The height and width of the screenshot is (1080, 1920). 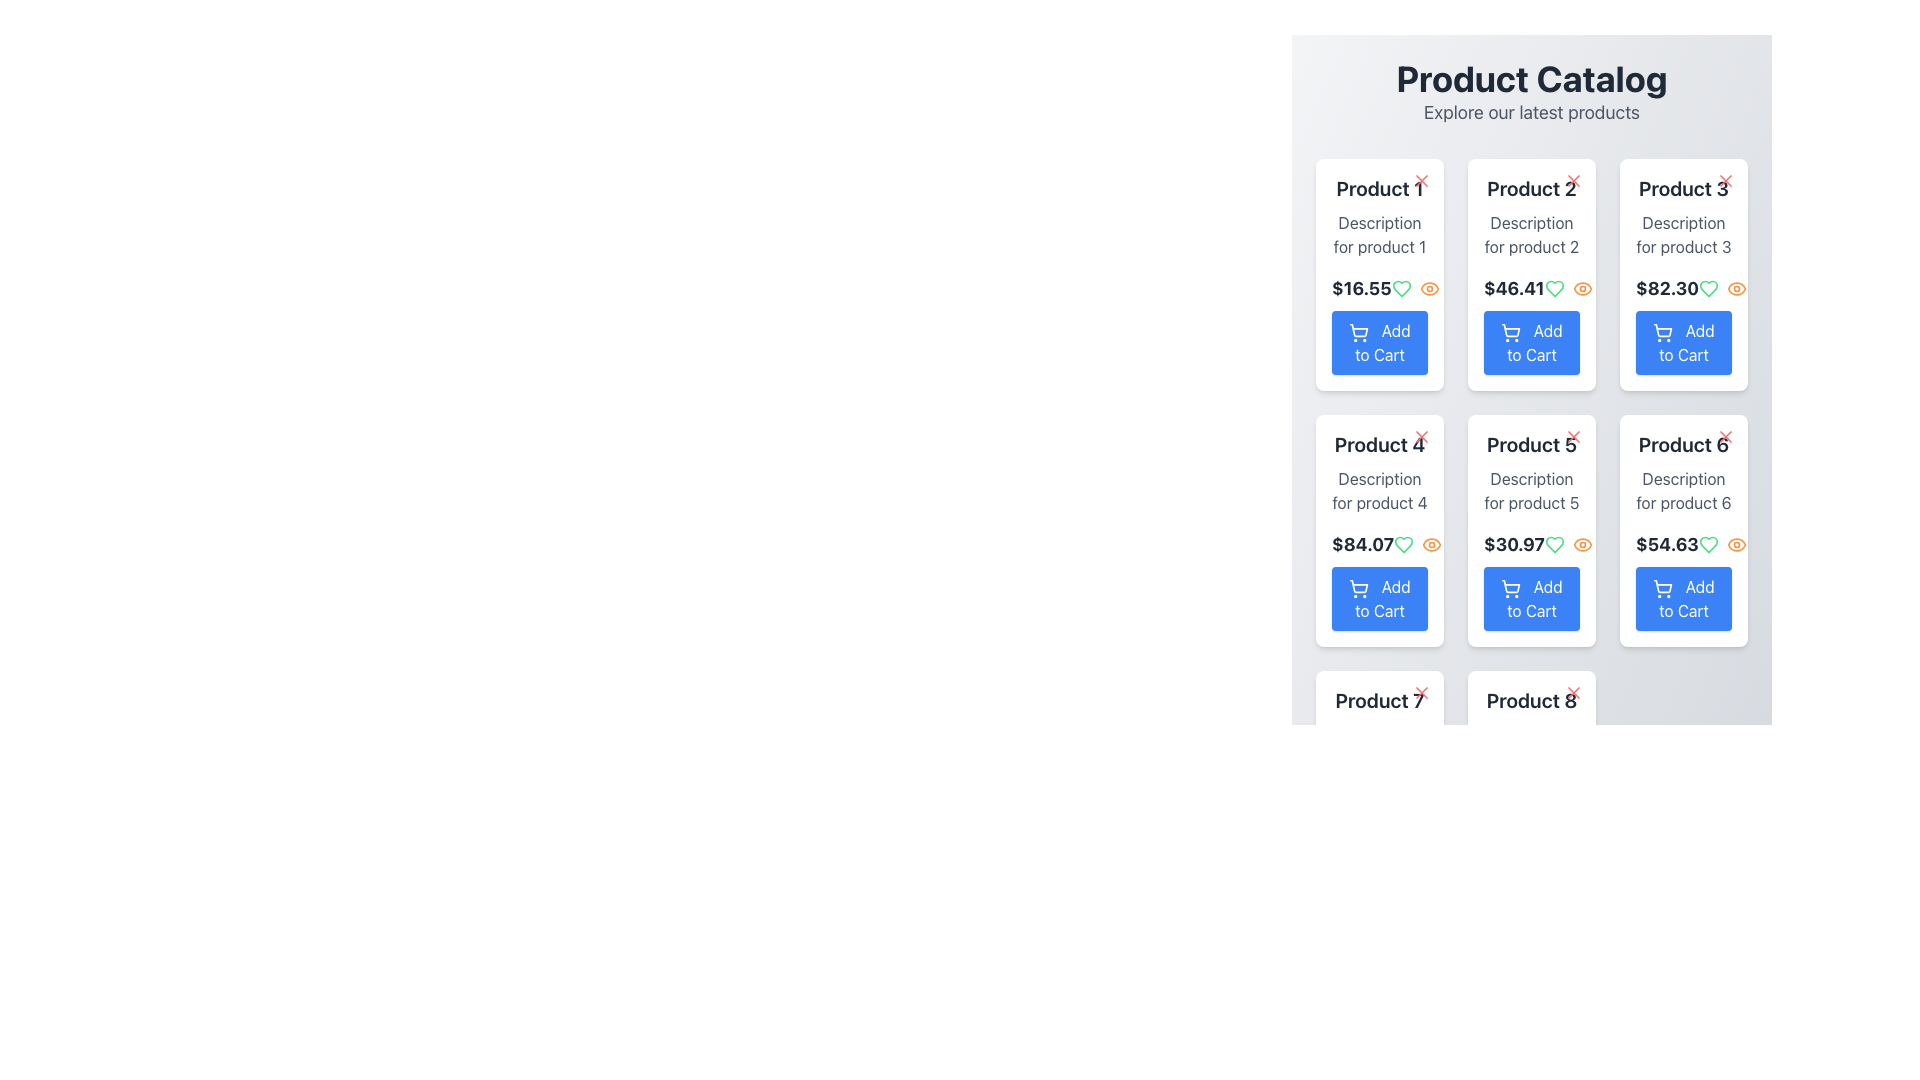 What do you see at coordinates (1663, 331) in the screenshot?
I see `the shopping cart icon within the 'Add to Cart' button of the third product card in the first row of the product catalog` at bounding box center [1663, 331].